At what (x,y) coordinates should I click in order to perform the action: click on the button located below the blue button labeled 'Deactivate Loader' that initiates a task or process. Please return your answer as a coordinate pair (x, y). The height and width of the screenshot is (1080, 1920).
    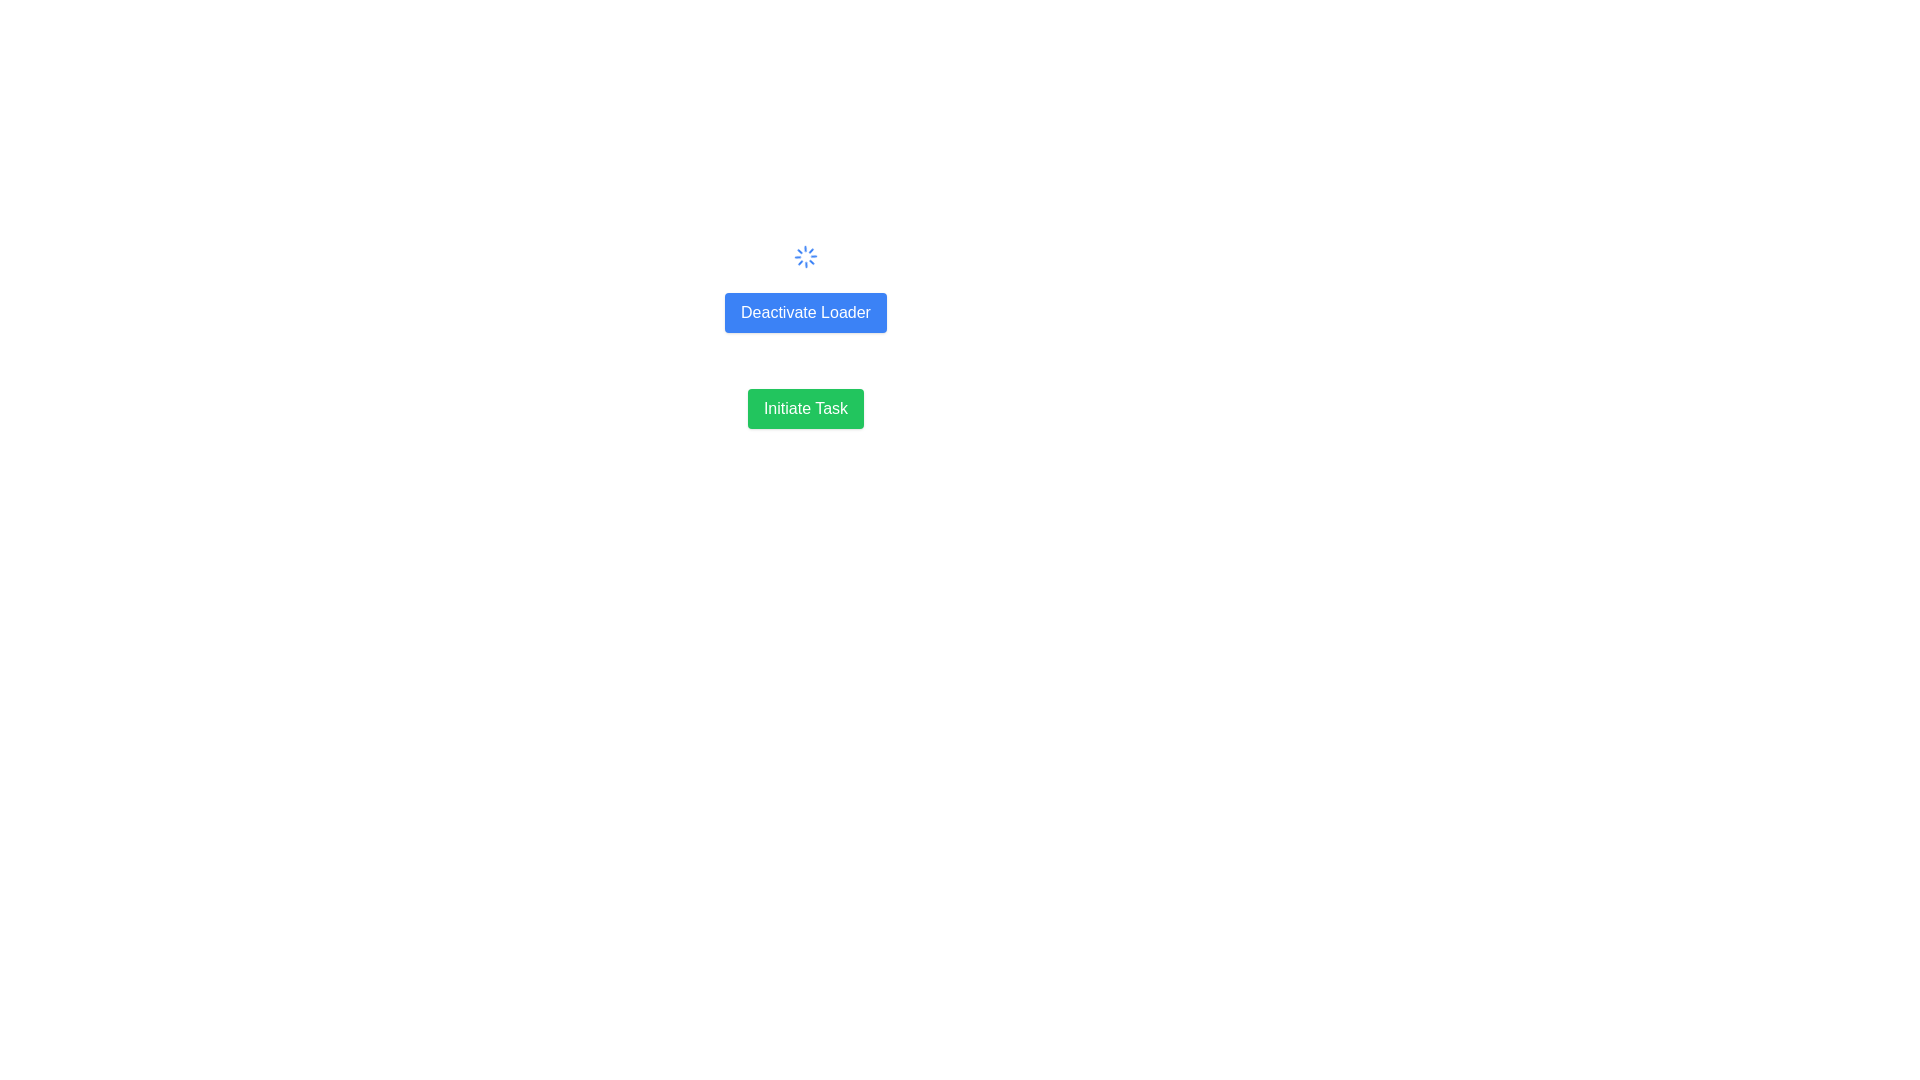
    Looking at the image, I should click on (806, 407).